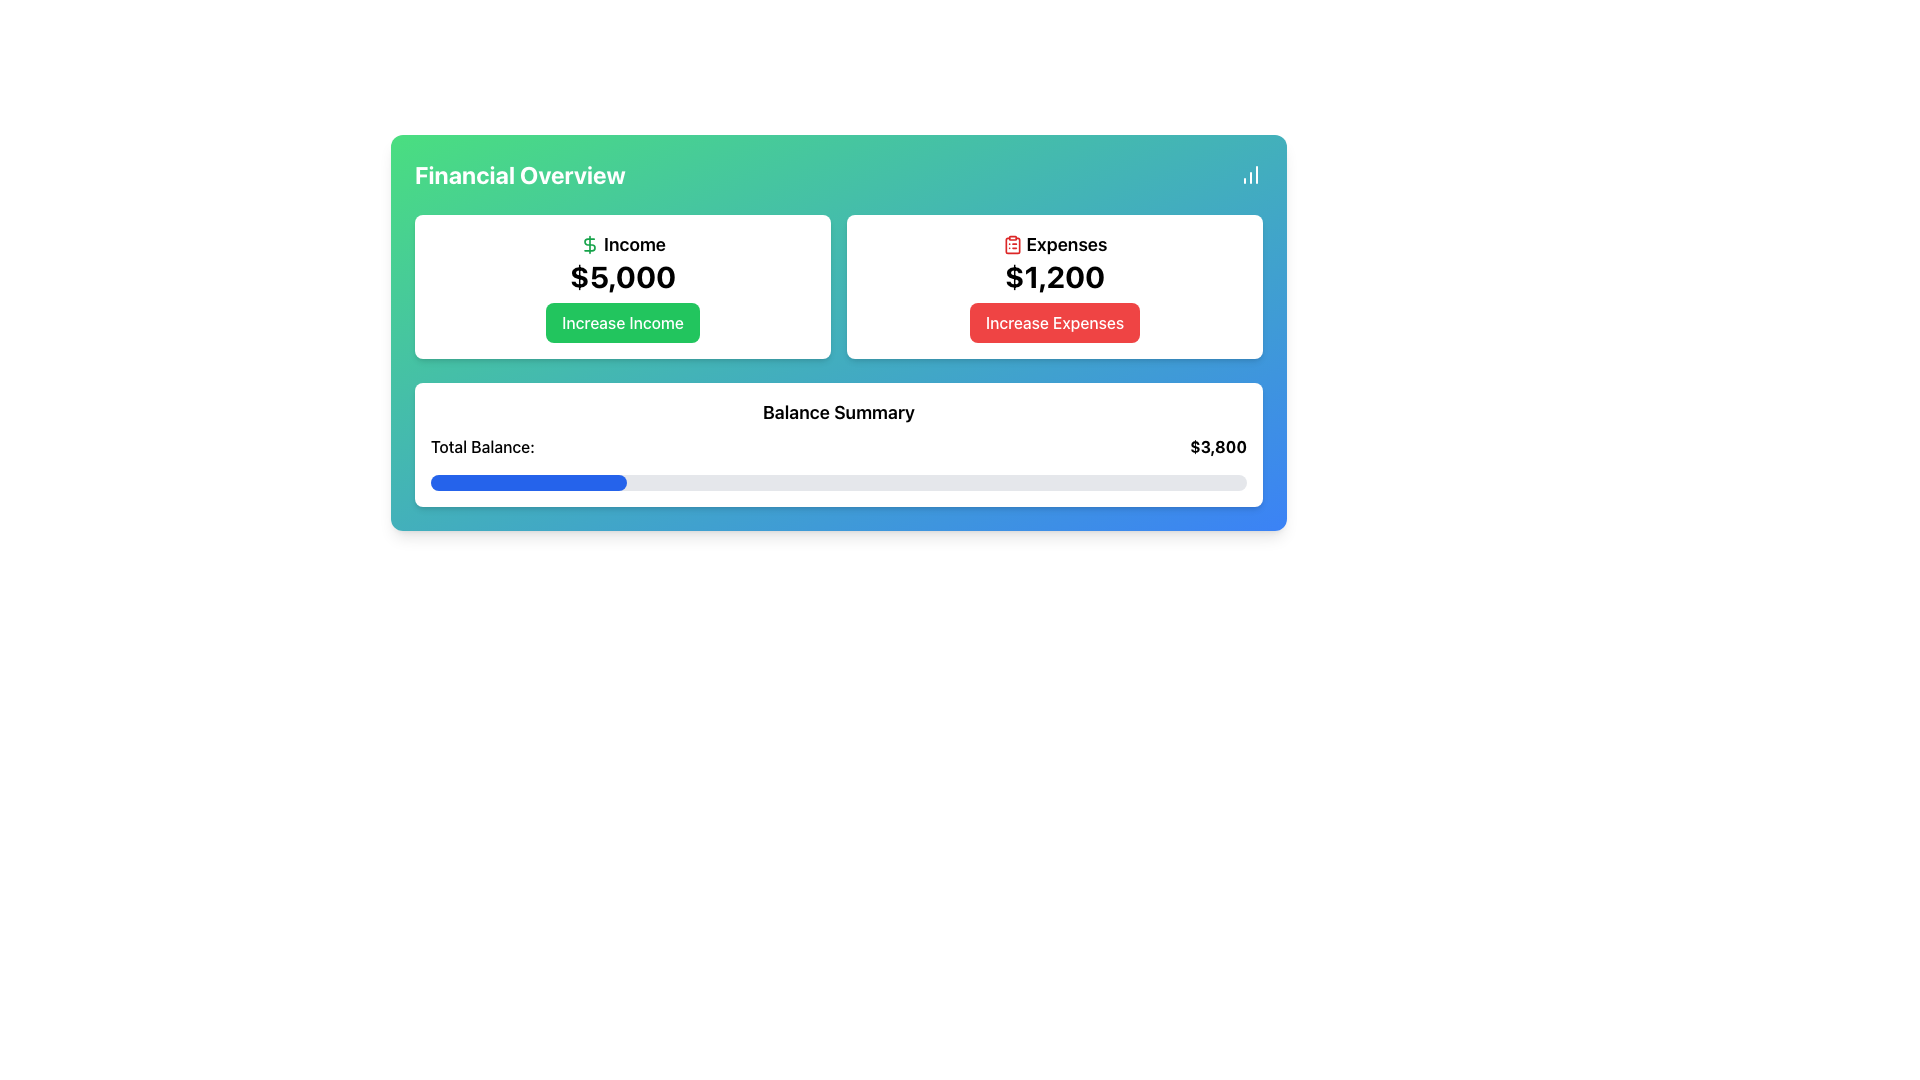 The width and height of the screenshot is (1920, 1080). Describe the element at coordinates (839, 443) in the screenshot. I see `the Informational Card displaying the user's balance summary, located in the Financial Overview section, centered horizontally and positioned below Income and Expenses` at that location.